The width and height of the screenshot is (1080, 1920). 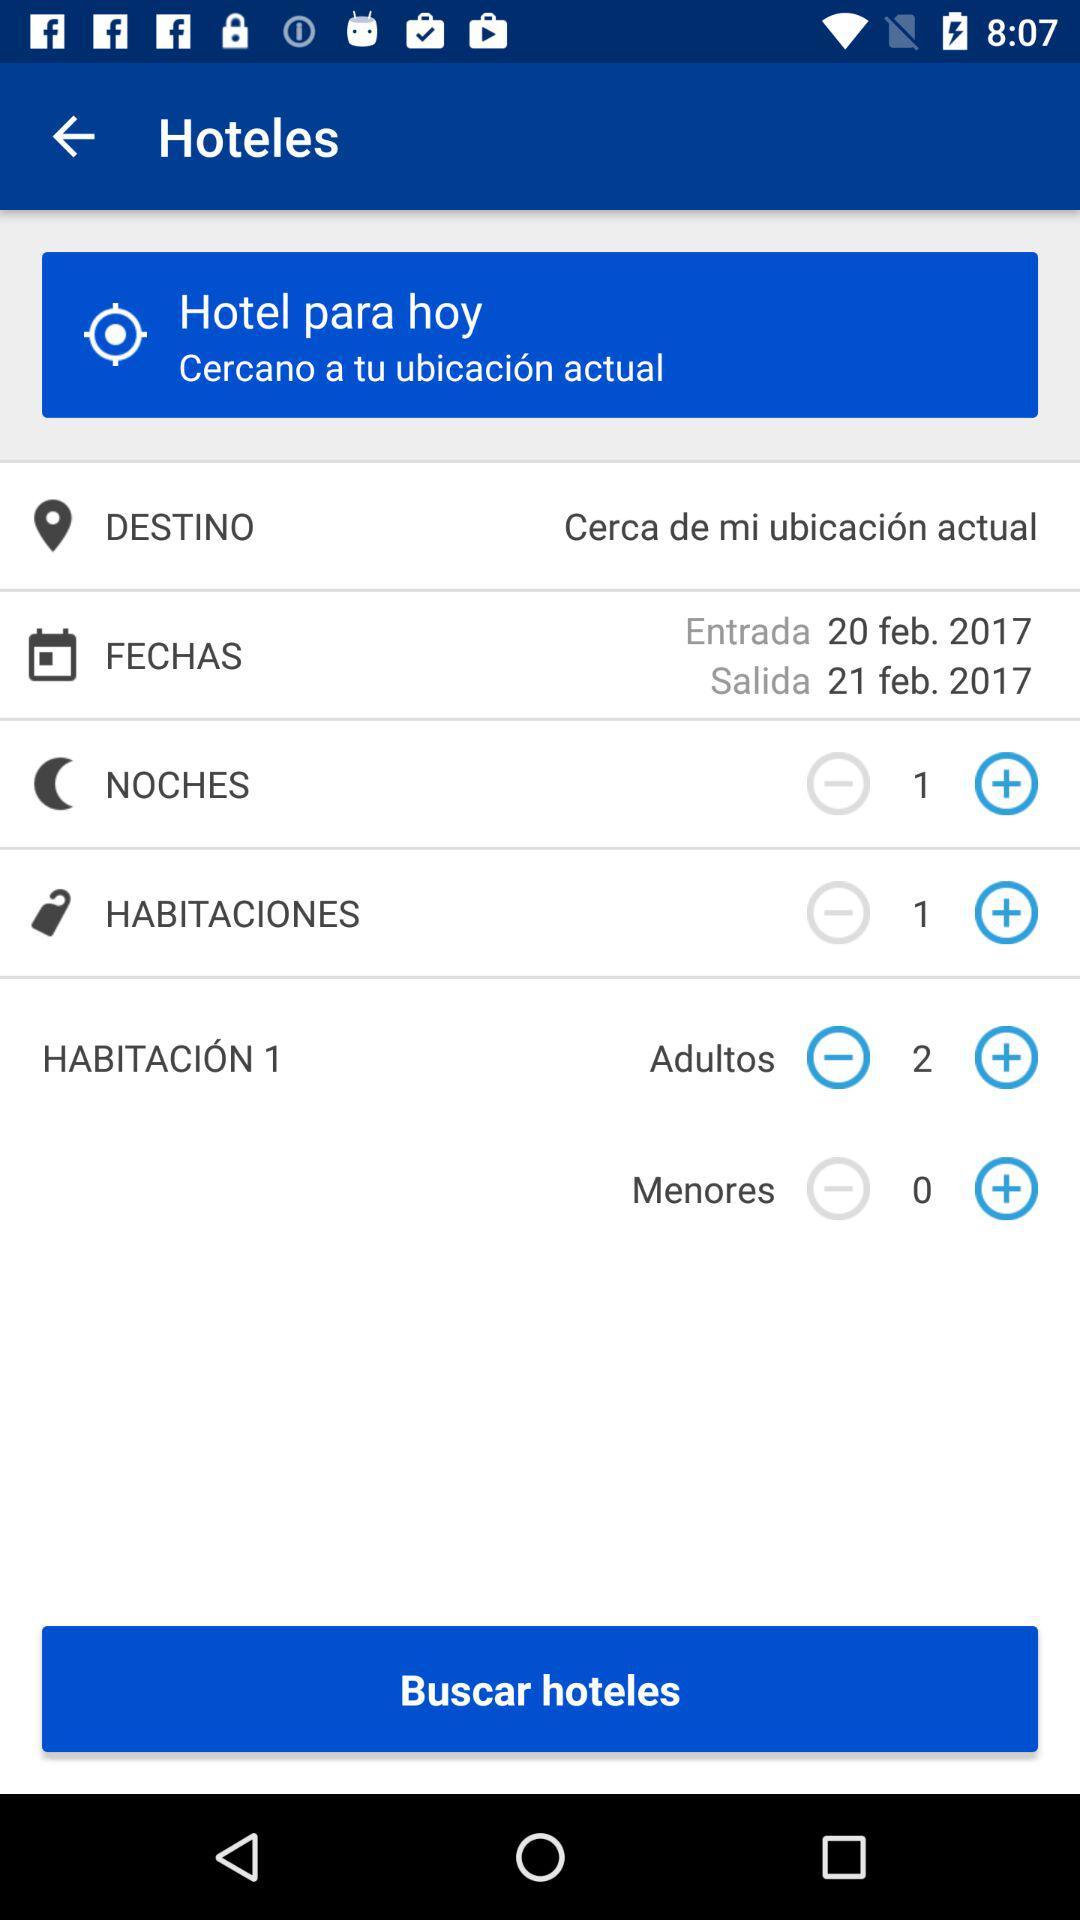 I want to click on the minus icon, so click(x=838, y=911).